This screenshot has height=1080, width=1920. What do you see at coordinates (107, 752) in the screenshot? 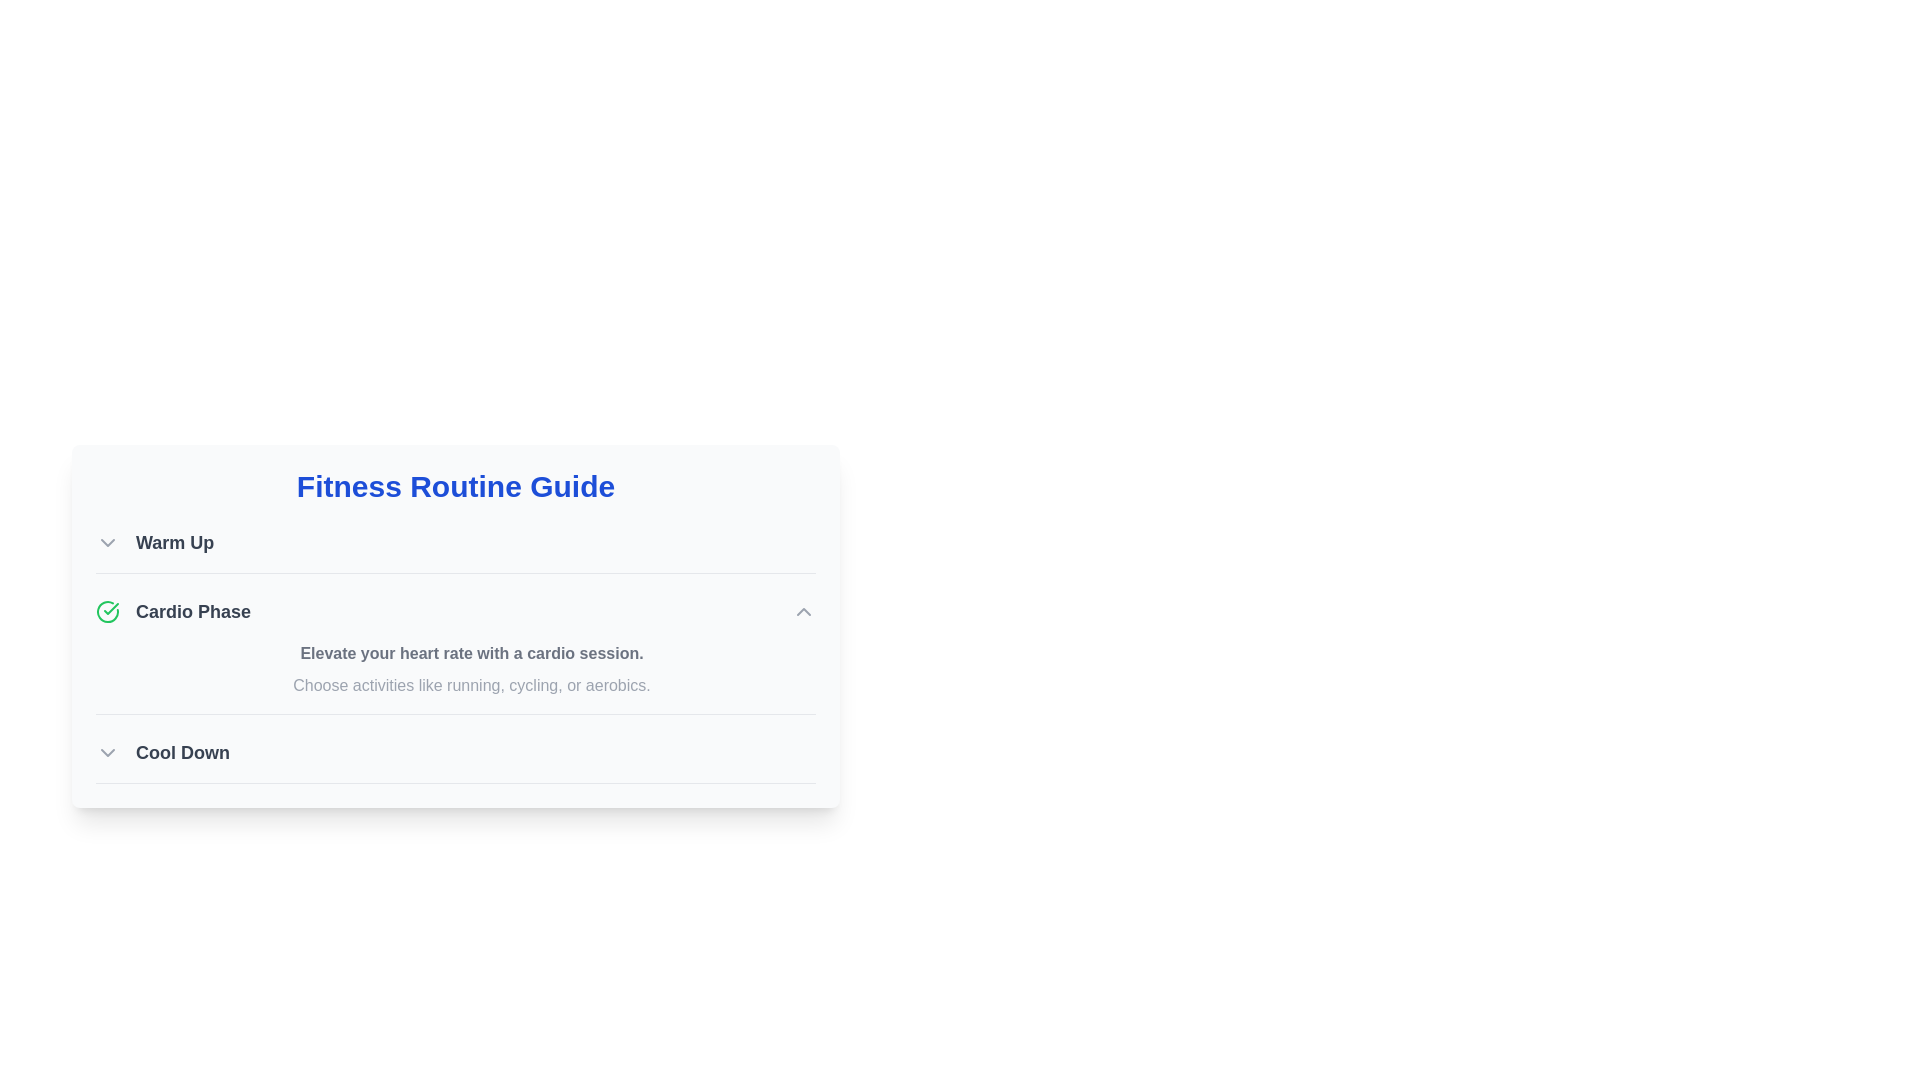
I see `the downward-pointing chevron icon, which is gray and located to the left of the 'Cool Down' text` at bounding box center [107, 752].